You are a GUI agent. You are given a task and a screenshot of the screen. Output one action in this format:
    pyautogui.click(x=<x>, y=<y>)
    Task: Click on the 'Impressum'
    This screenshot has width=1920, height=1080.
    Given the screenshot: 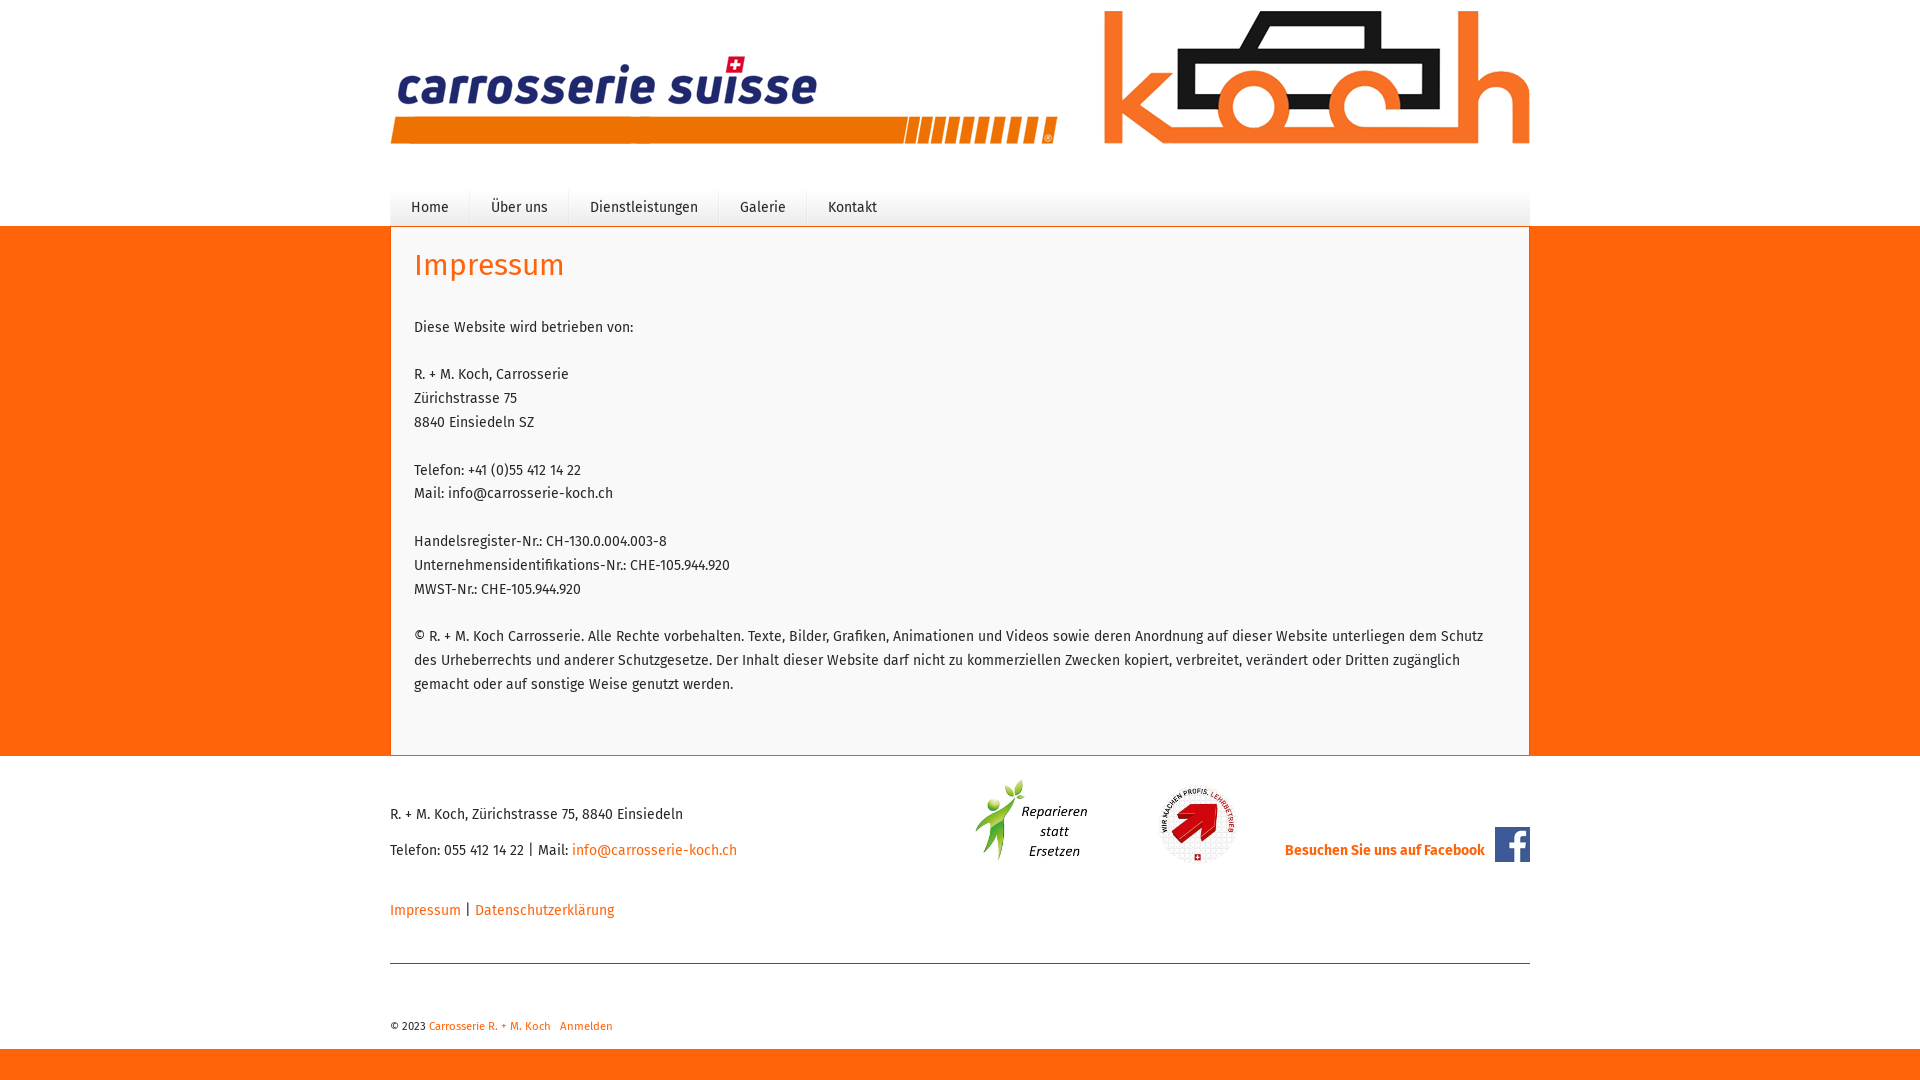 What is the action you would take?
    pyautogui.click(x=424, y=910)
    